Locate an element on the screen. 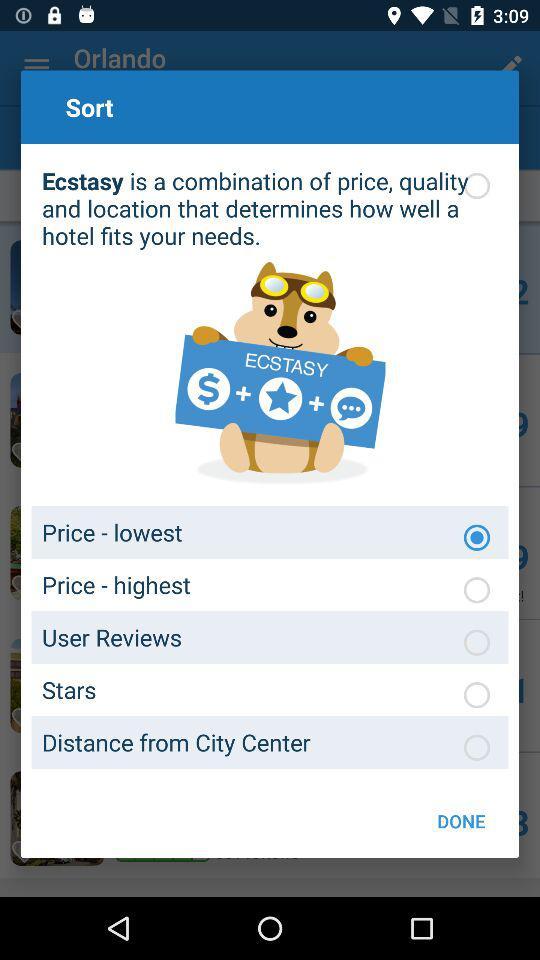 This screenshot has width=540, height=960. distance from city center option is located at coordinates (475, 746).